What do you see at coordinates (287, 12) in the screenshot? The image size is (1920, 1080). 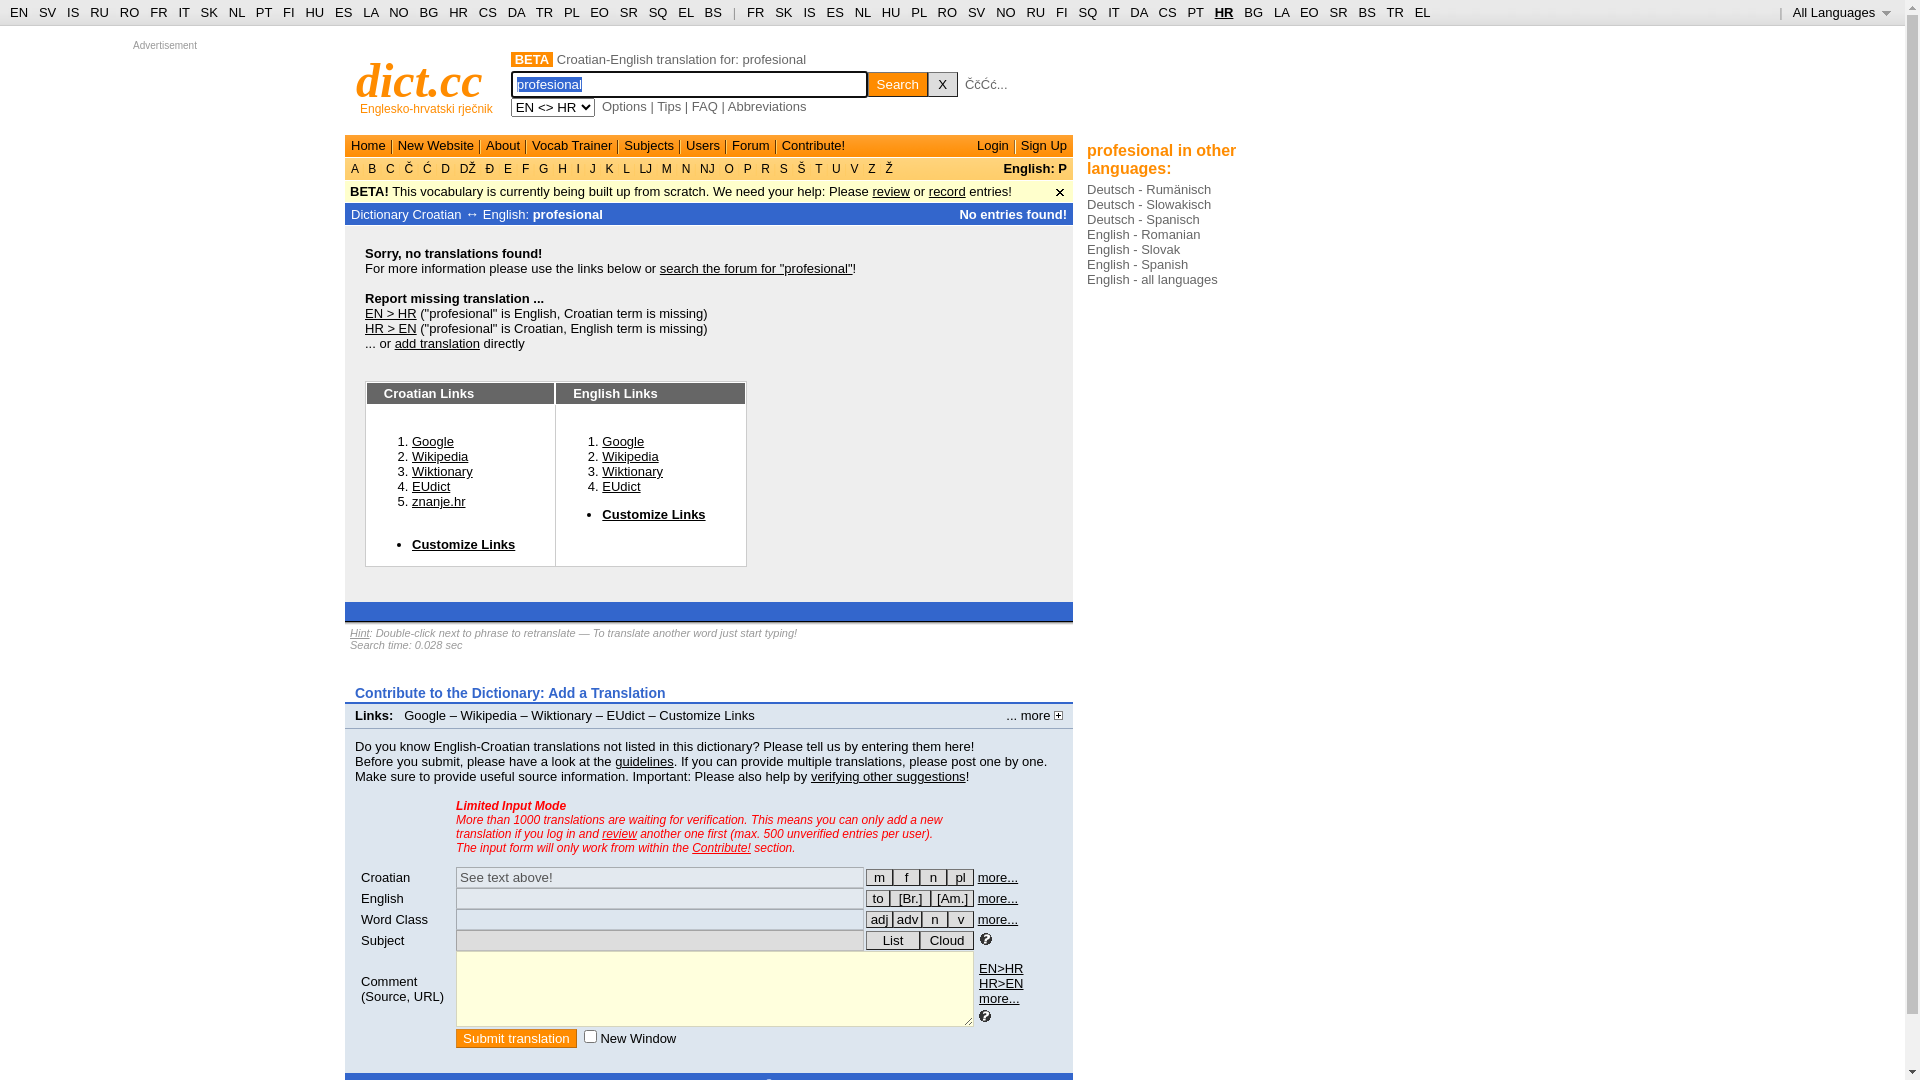 I see `'FI'` at bounding box center [287, 12].